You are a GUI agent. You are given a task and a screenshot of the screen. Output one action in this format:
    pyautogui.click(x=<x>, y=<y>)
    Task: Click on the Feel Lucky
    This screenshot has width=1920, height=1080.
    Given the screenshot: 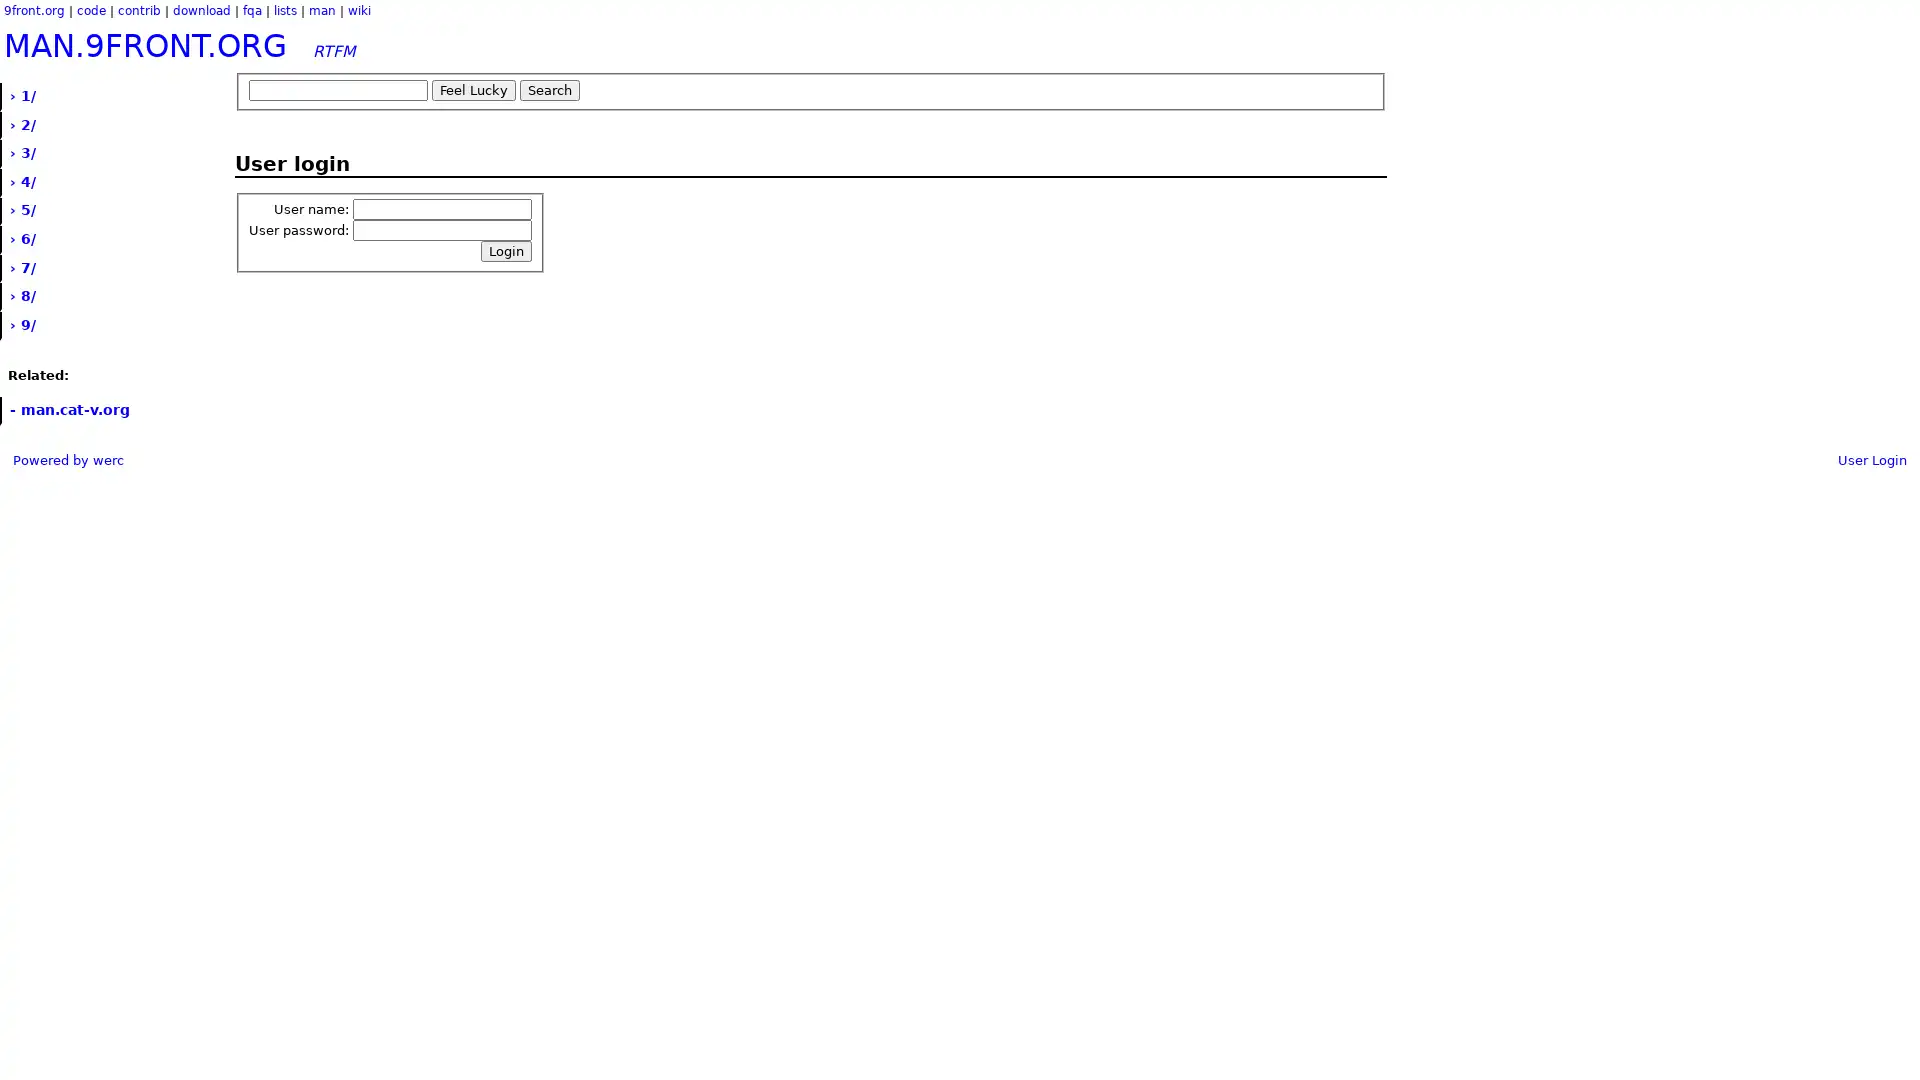 What is the action you would take?
    pyautogui.click(x=473, y=90)
    